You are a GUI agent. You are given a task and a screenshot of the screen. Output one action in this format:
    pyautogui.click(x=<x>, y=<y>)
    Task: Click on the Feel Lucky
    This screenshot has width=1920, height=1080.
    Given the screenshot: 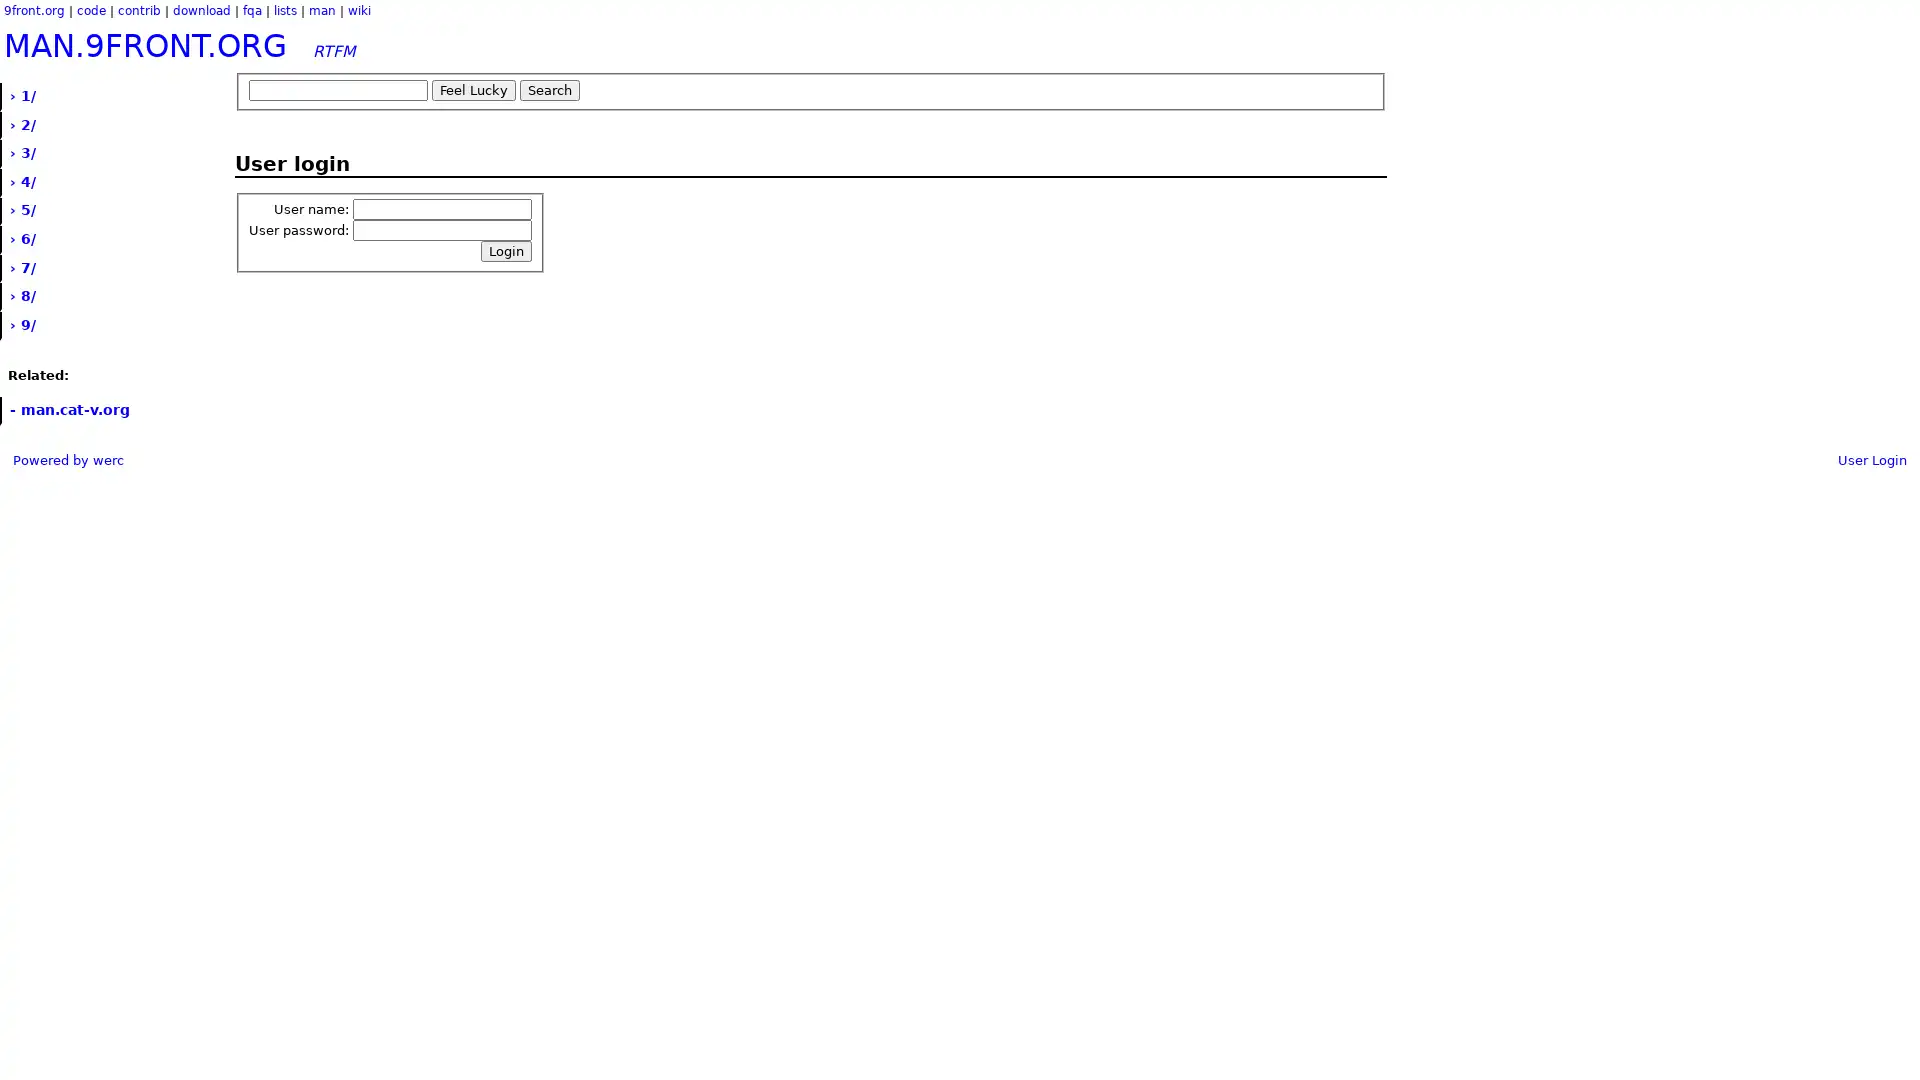 What is the action you would take?
    pyautogui.click(x=473, y=90)
    